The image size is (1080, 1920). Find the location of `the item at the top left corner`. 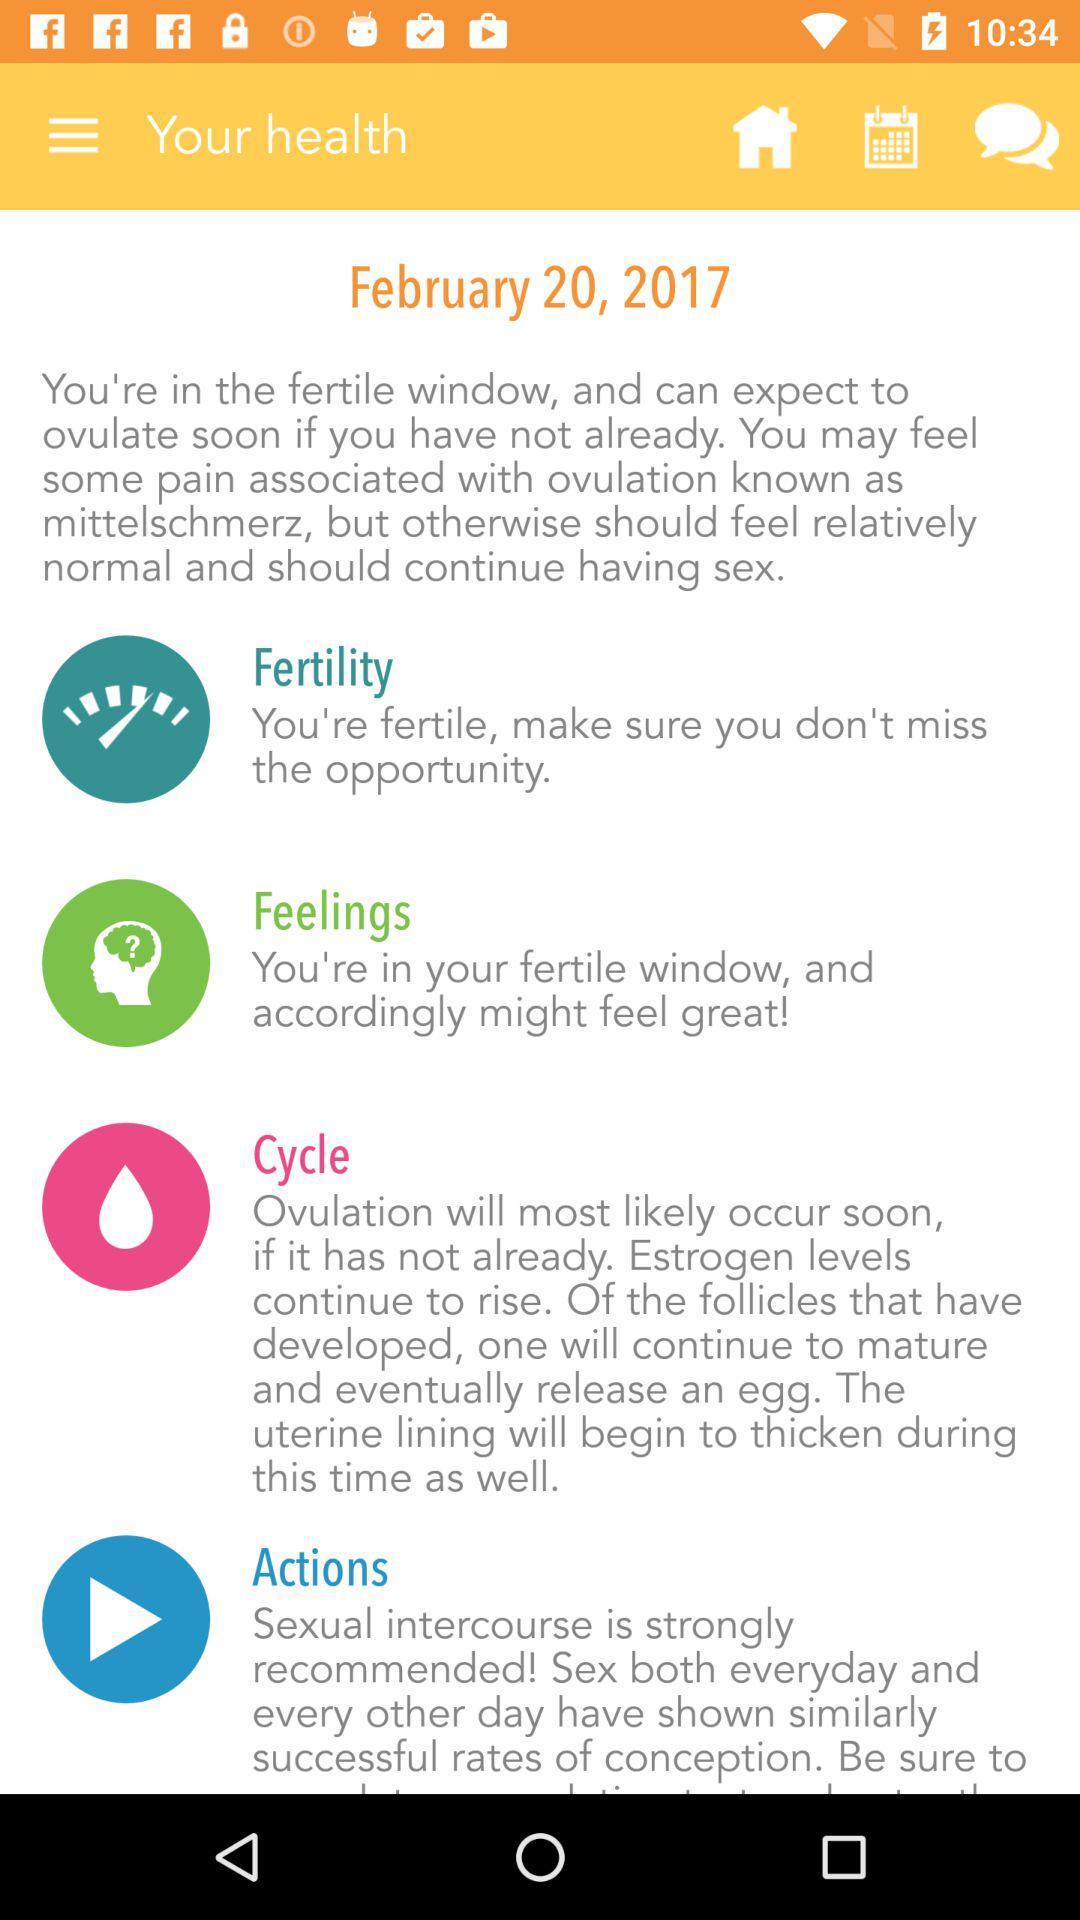

the item at the top left corner is located at coordinates (72, 135).